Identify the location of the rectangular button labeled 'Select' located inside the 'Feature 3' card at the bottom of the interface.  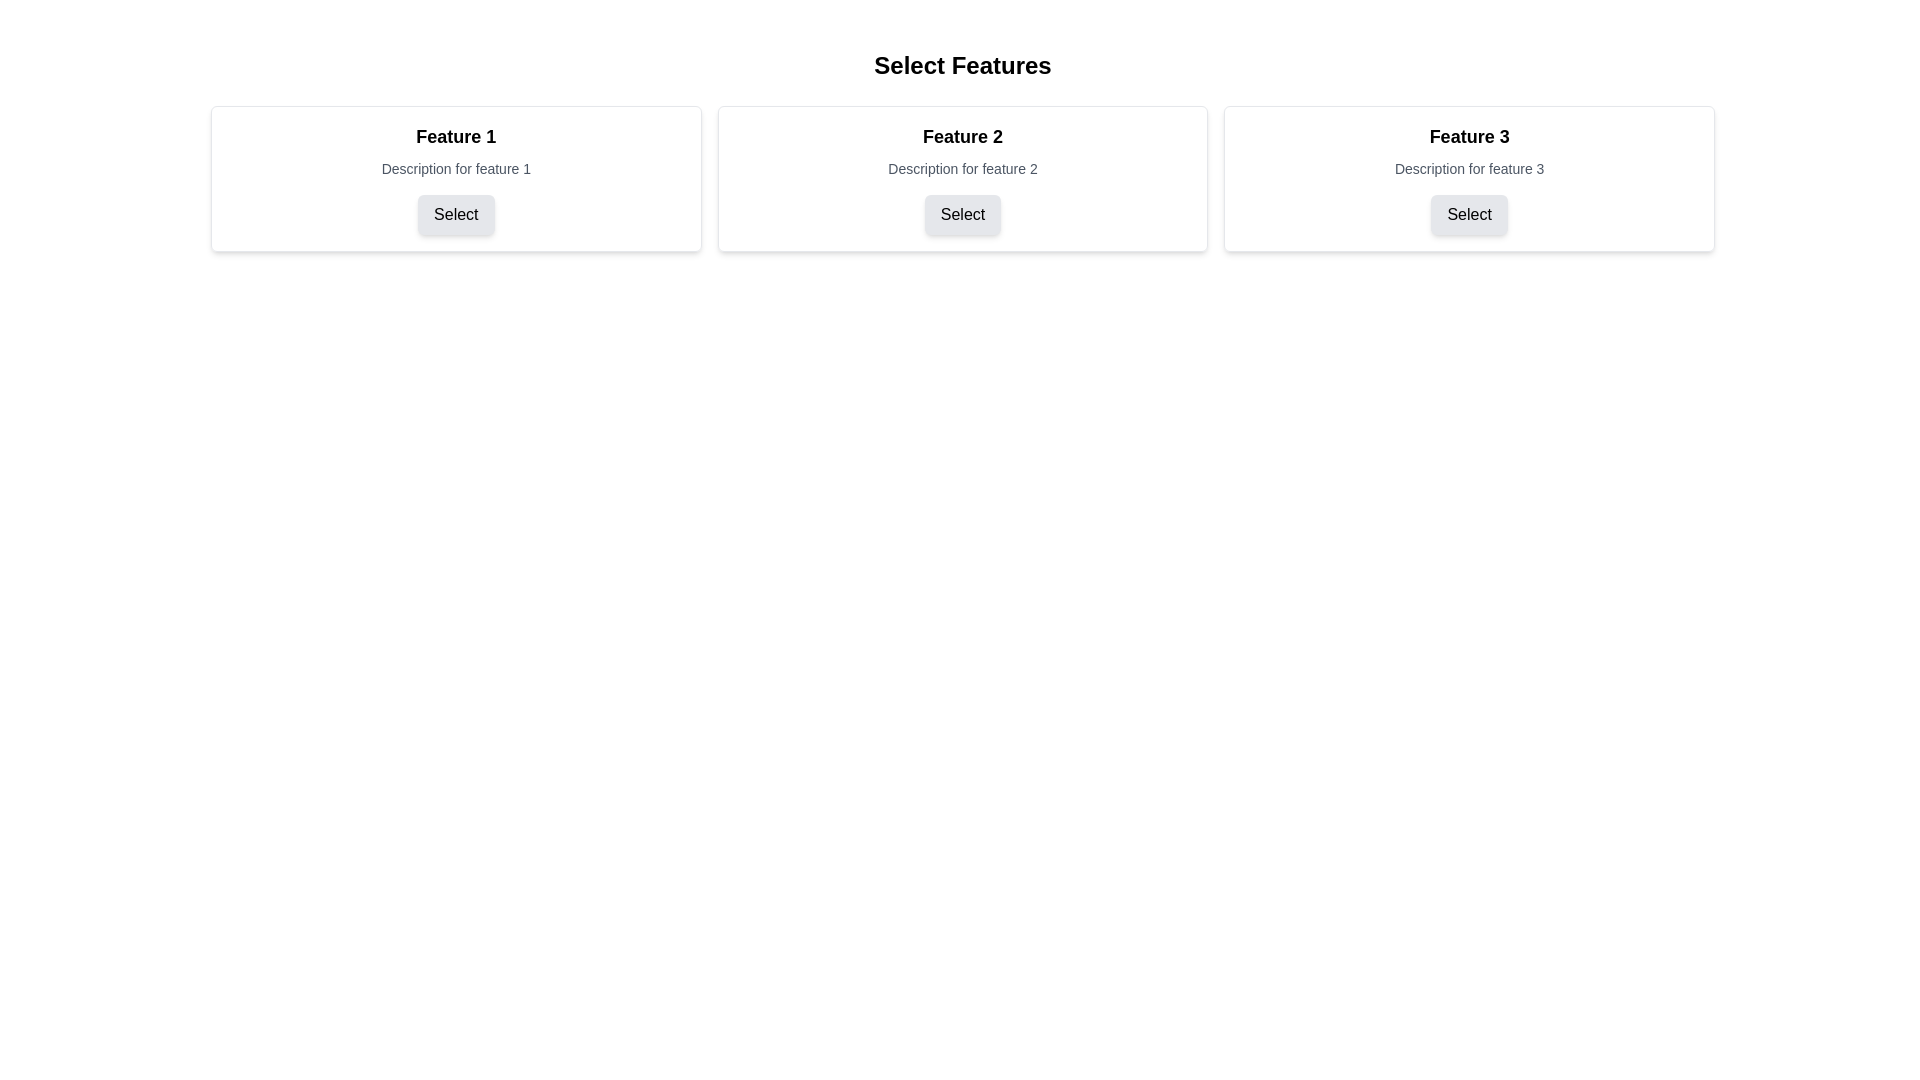
(1469, 215).